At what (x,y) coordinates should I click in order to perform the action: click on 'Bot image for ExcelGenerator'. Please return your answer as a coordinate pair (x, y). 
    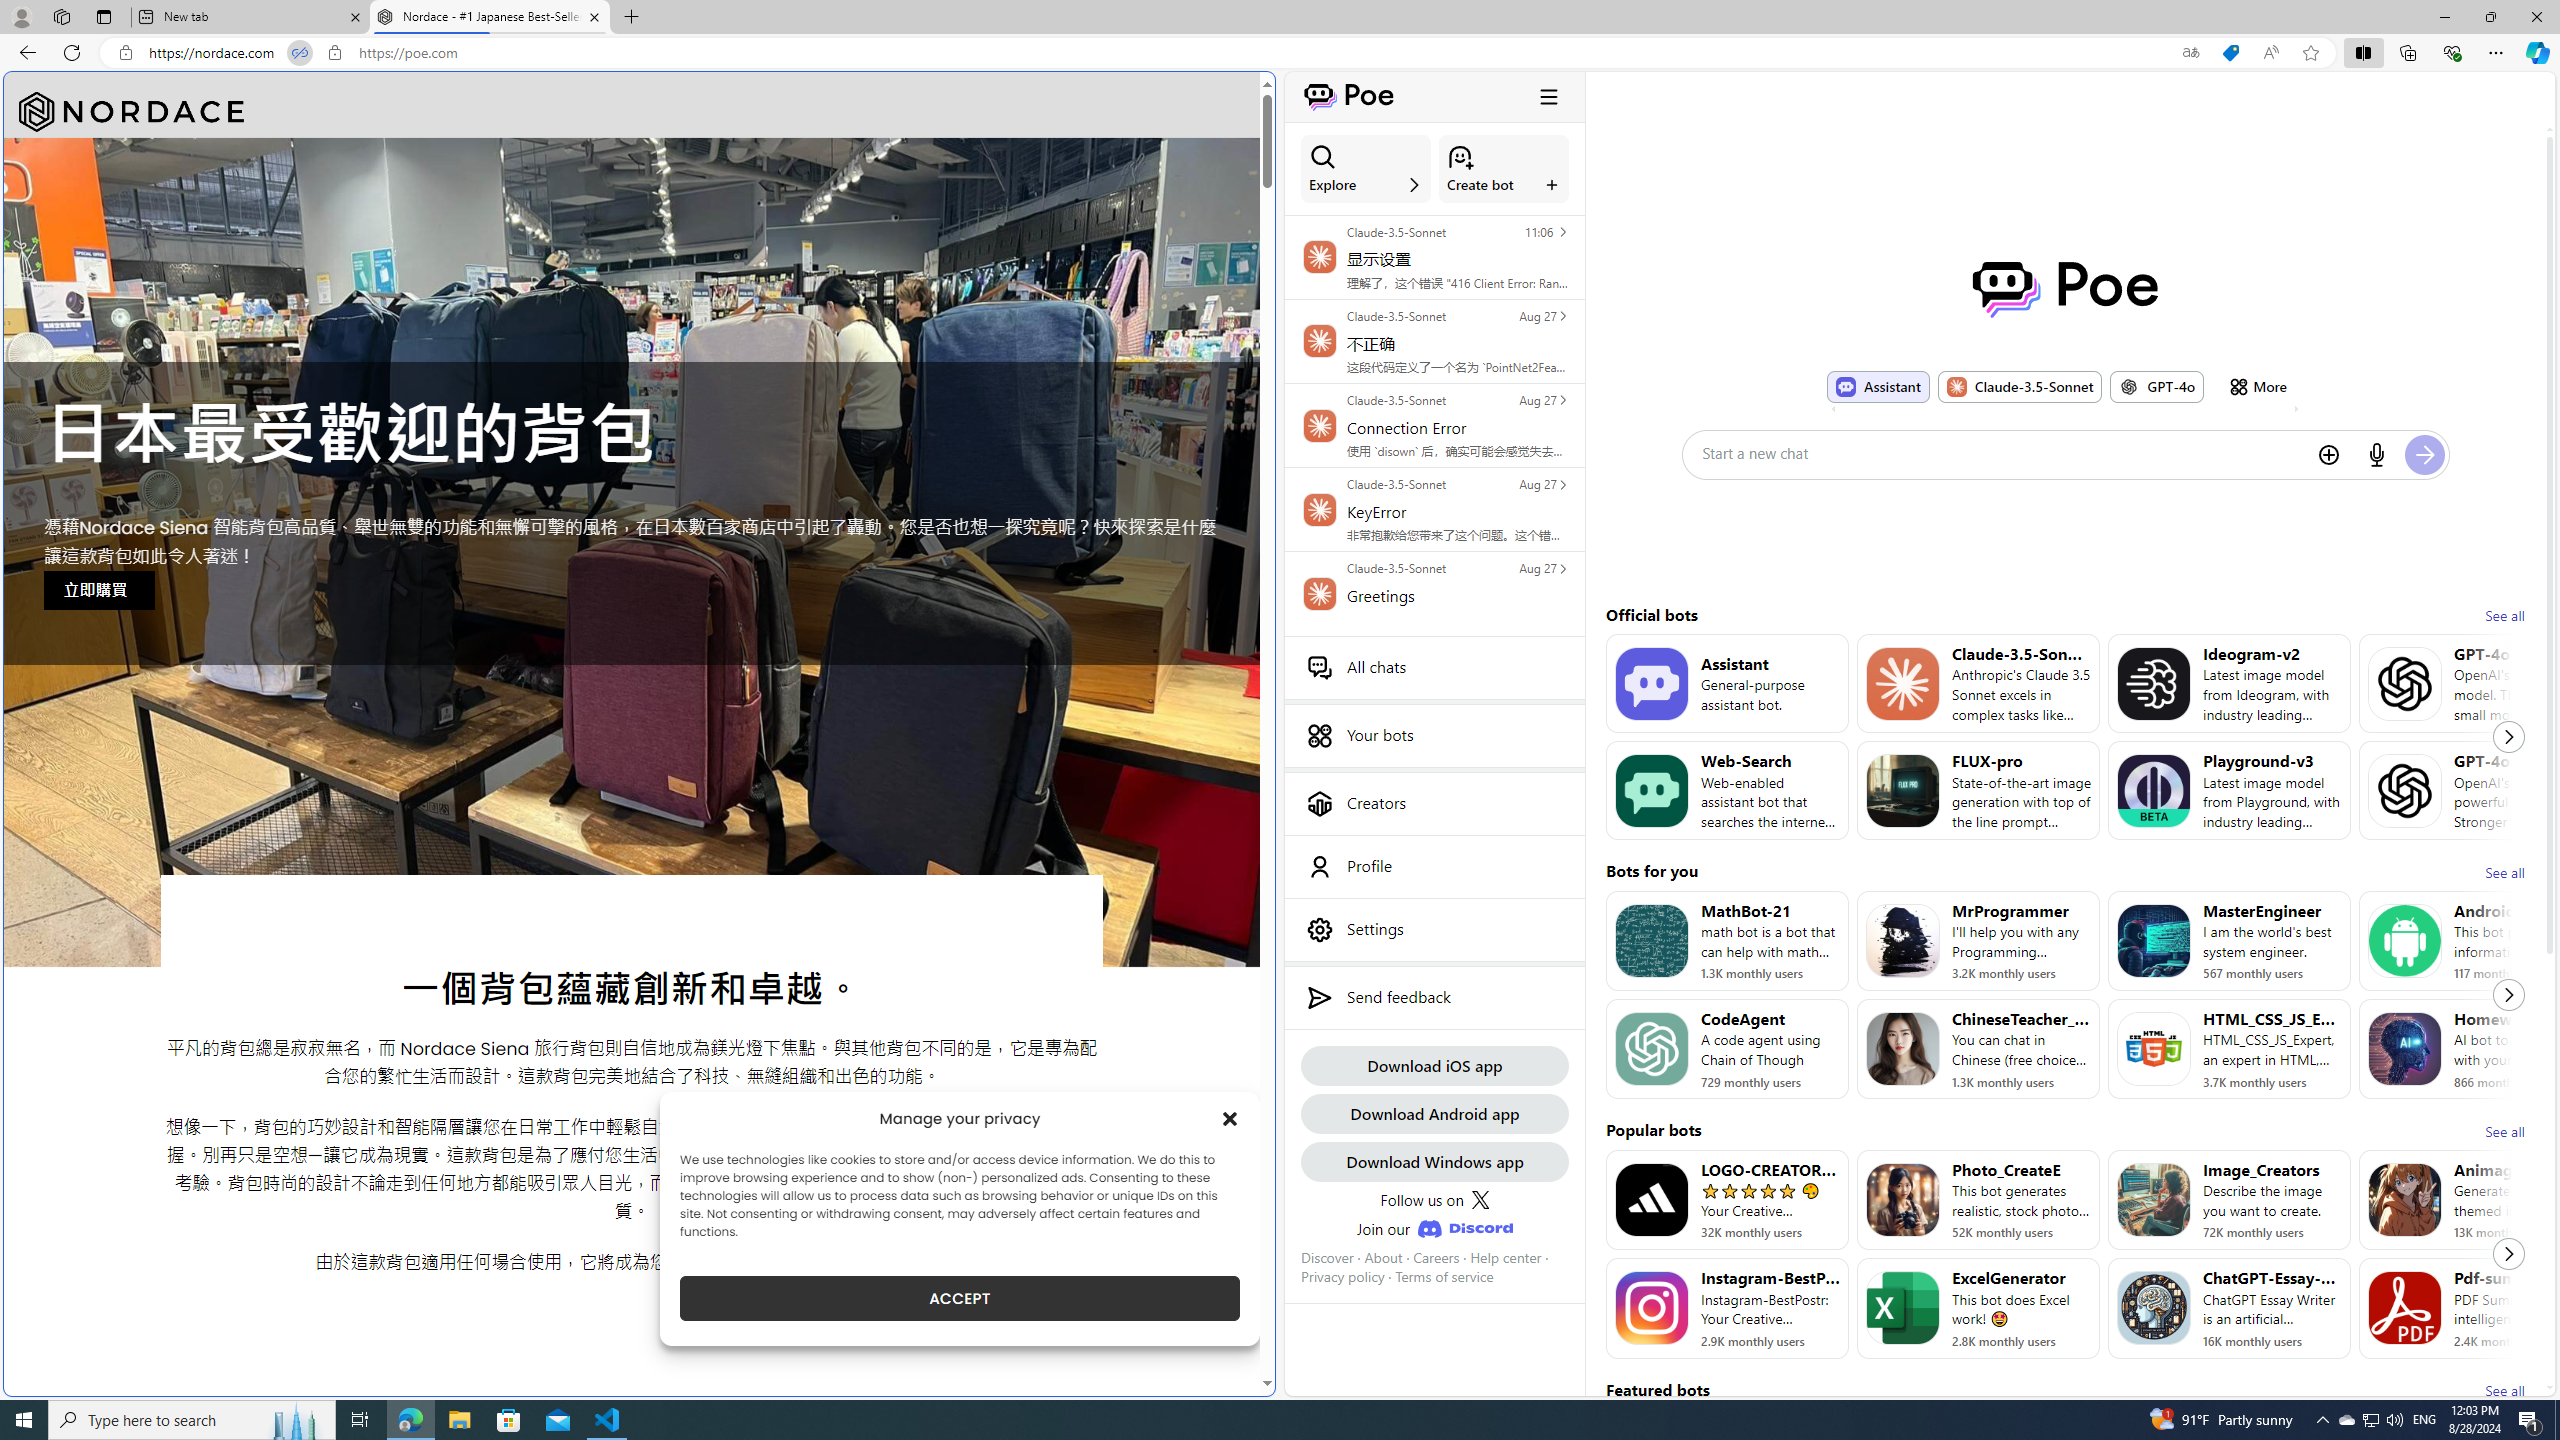
    Looking at the image, I should click on (1901, 1307).